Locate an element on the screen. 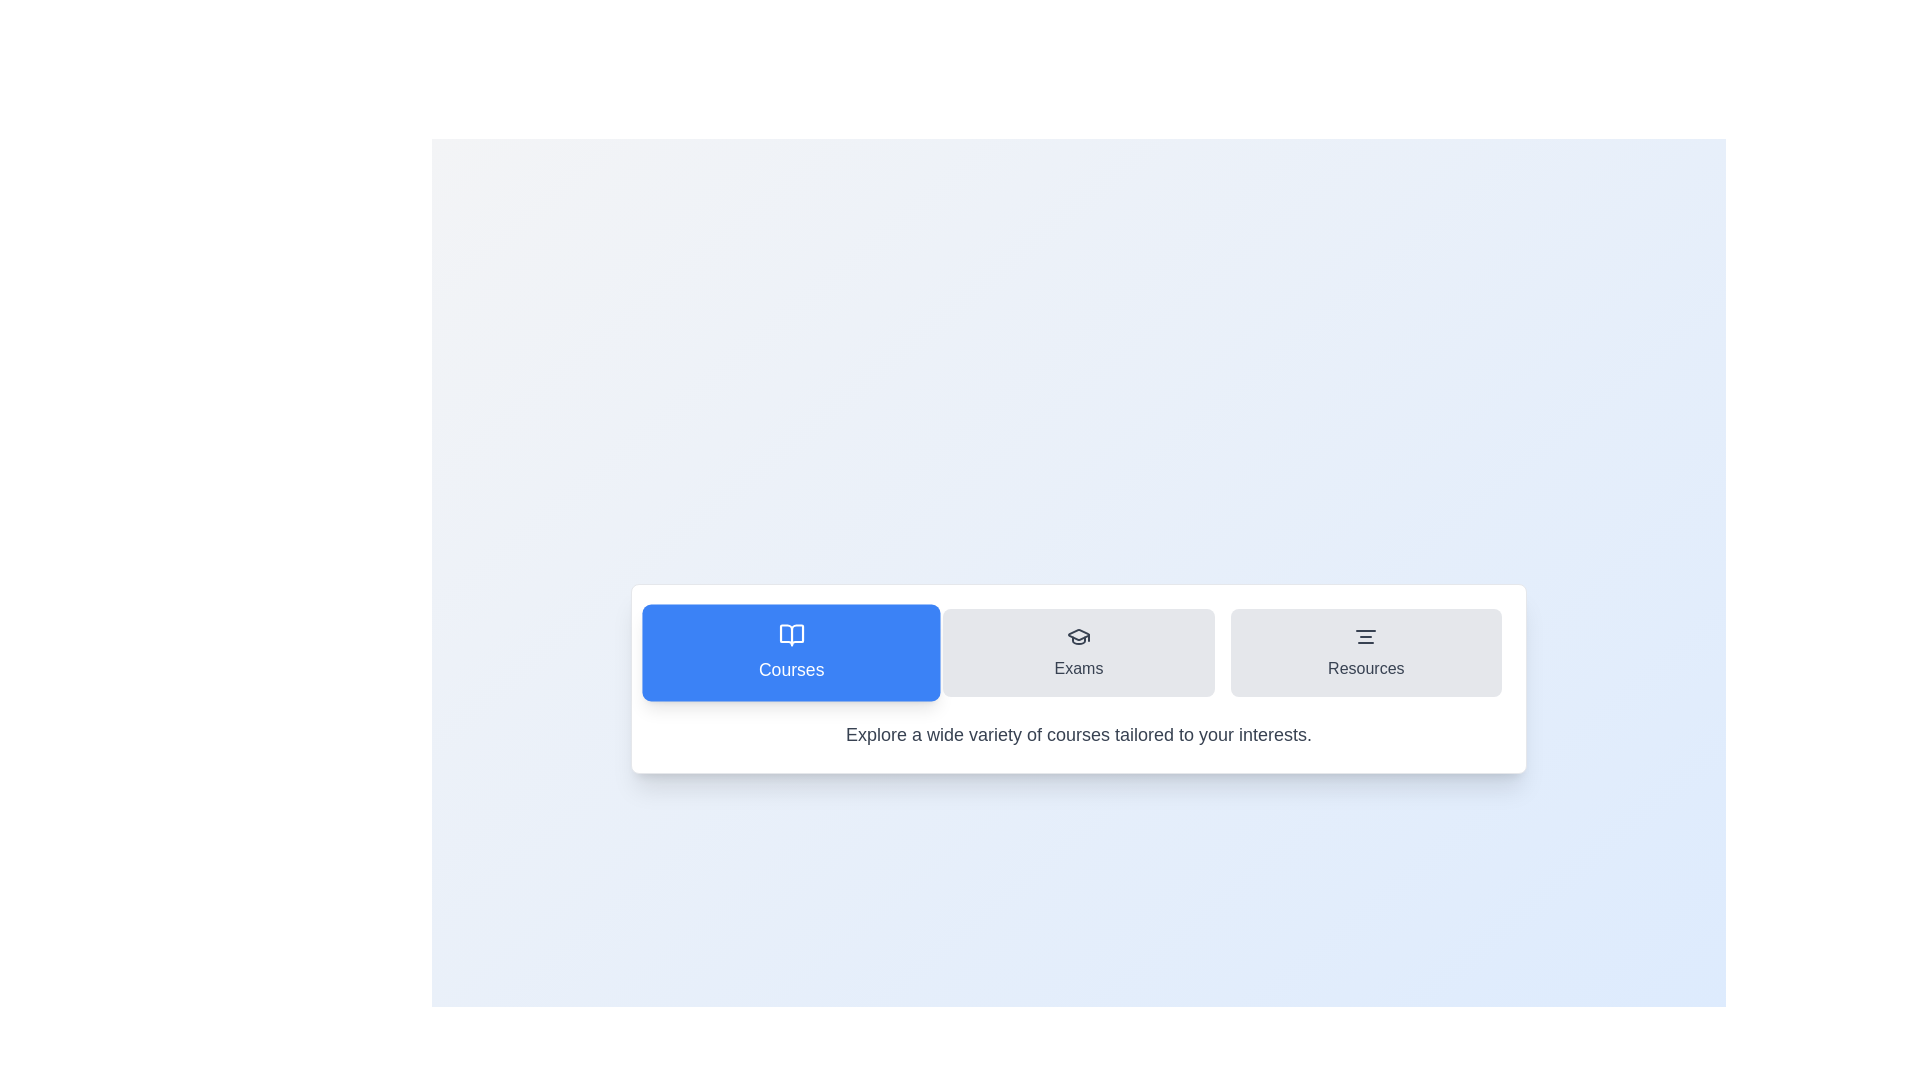 Image resolution: width=1920 pixels, height=1080 pixels. the tab labeled 'Exams' to observe its icon and label is located at coordinates (1078, 652).